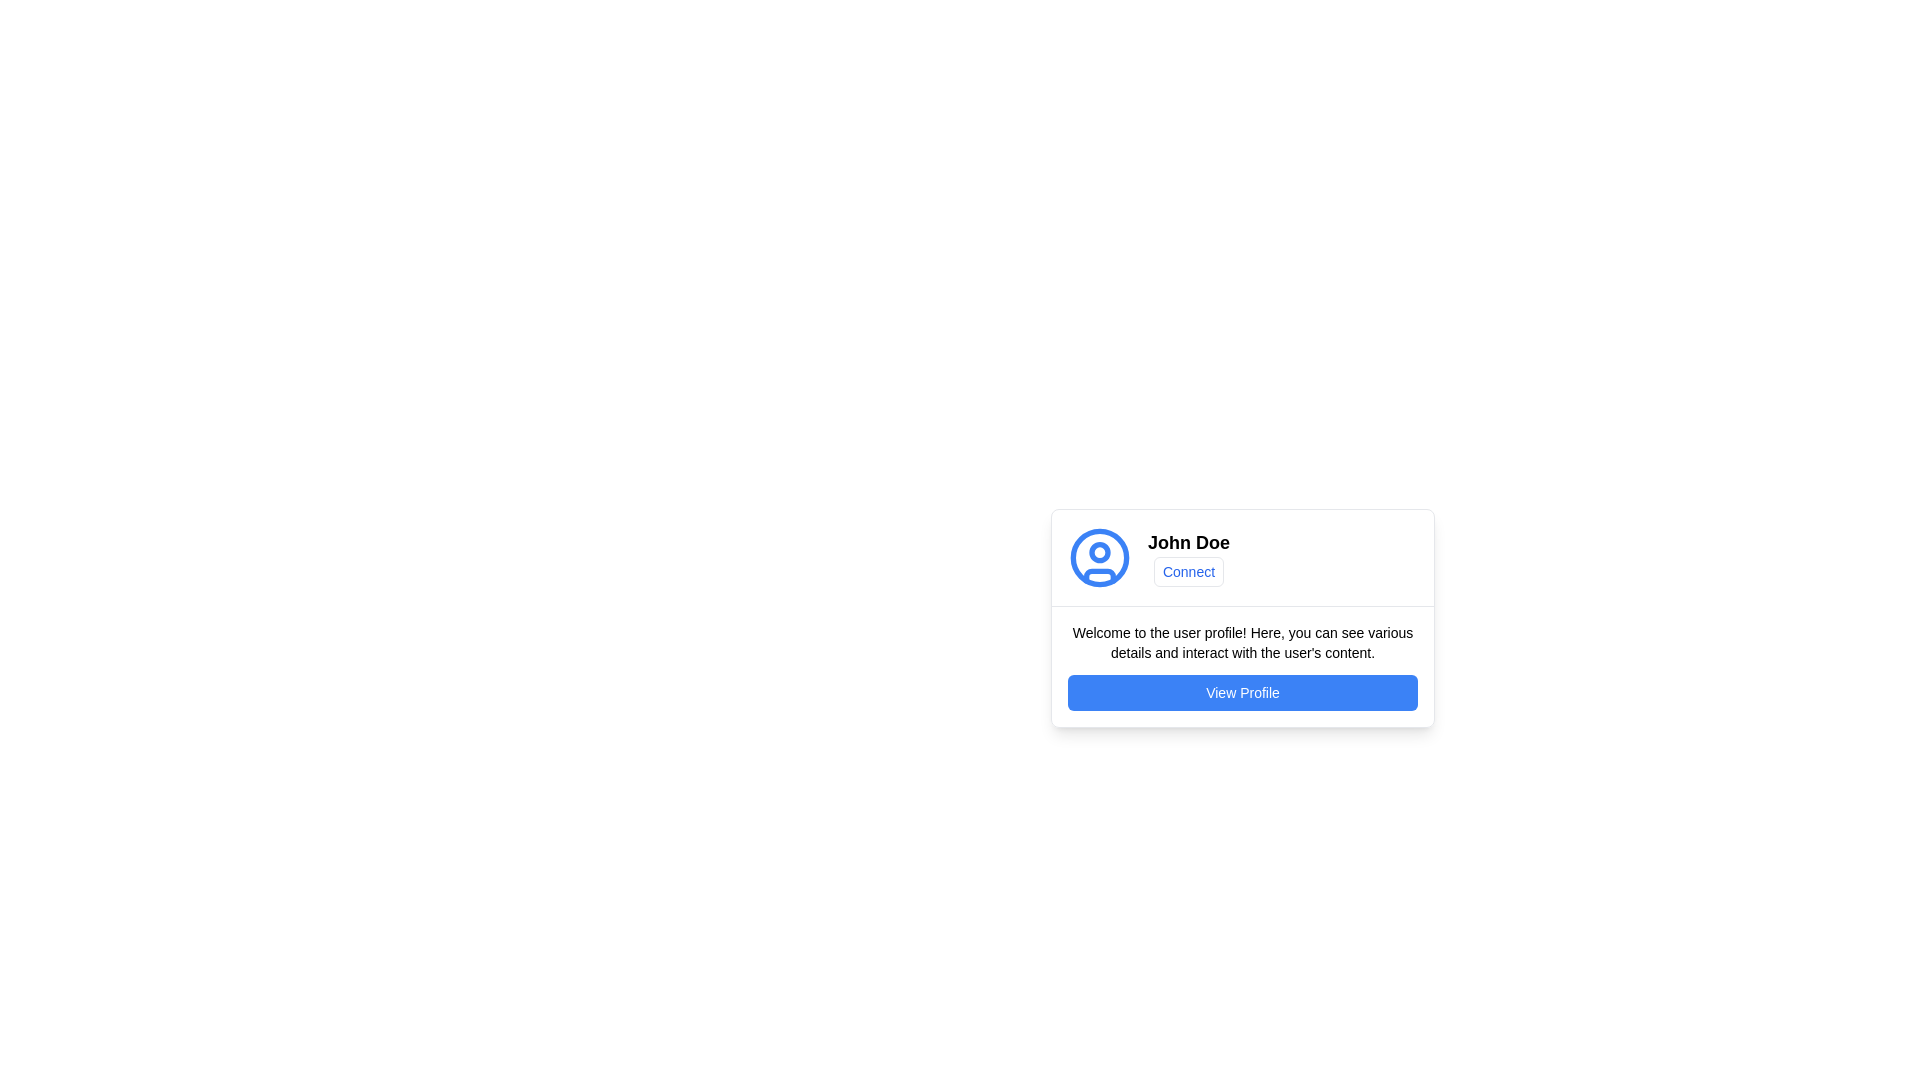 The width and height of the screenshot is (1920, 1080). Describe the element at coordinates (1189, 558) in the screenshot. I see `the 'Connect' link below 'John Doe' in the user profile card` at that location.